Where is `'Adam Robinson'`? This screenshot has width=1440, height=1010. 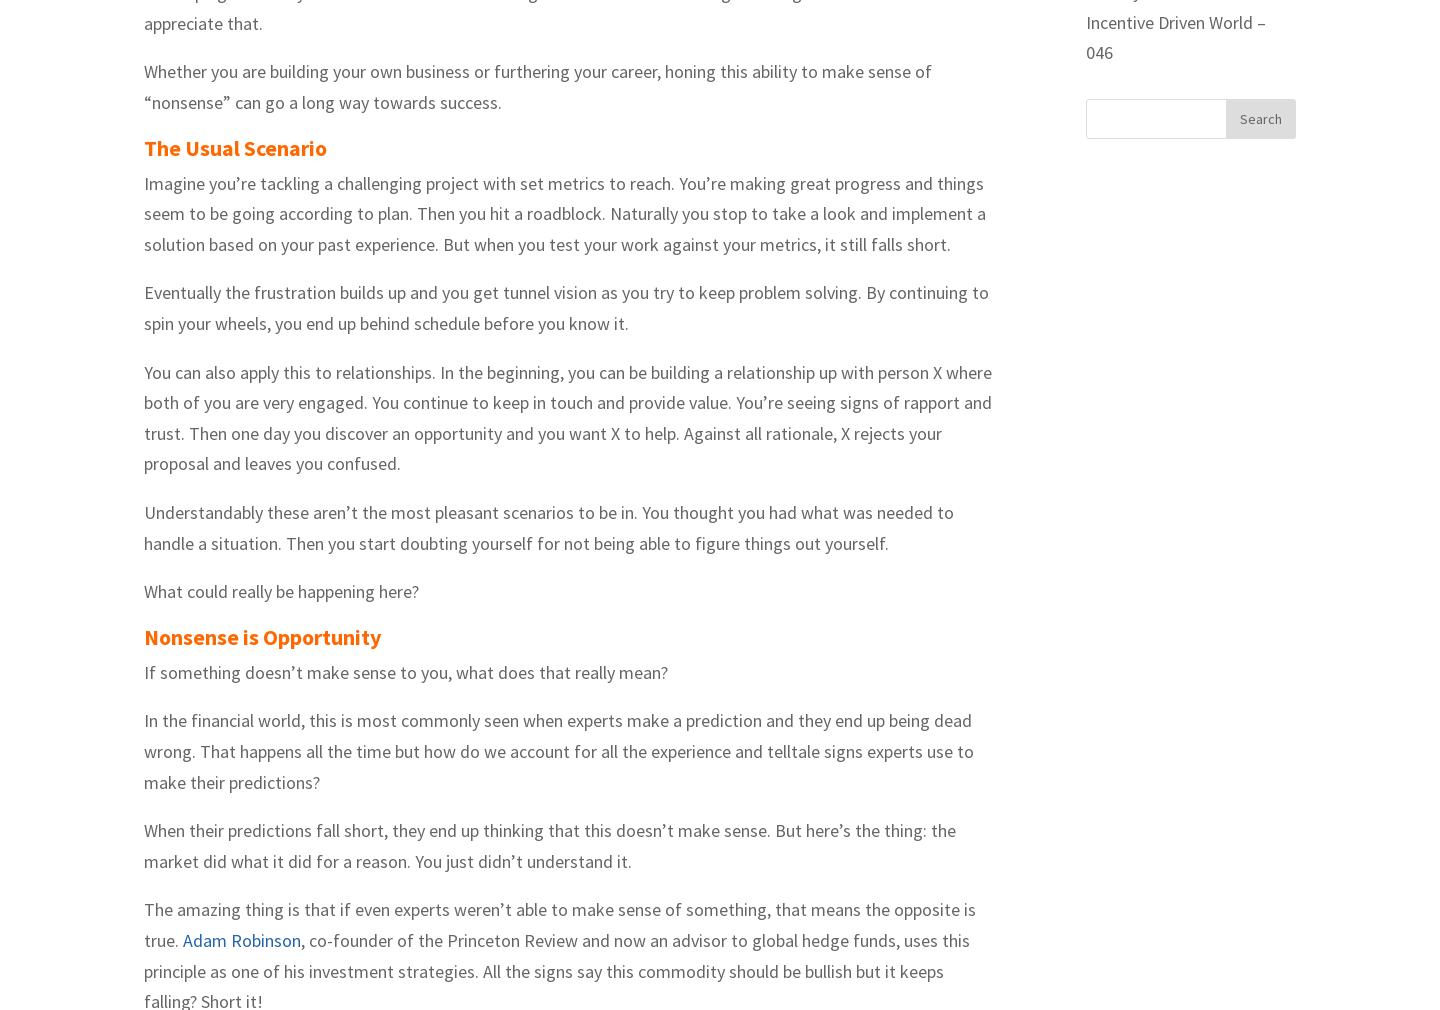
'Adam Robinson' is located at coordinates (241, 939).